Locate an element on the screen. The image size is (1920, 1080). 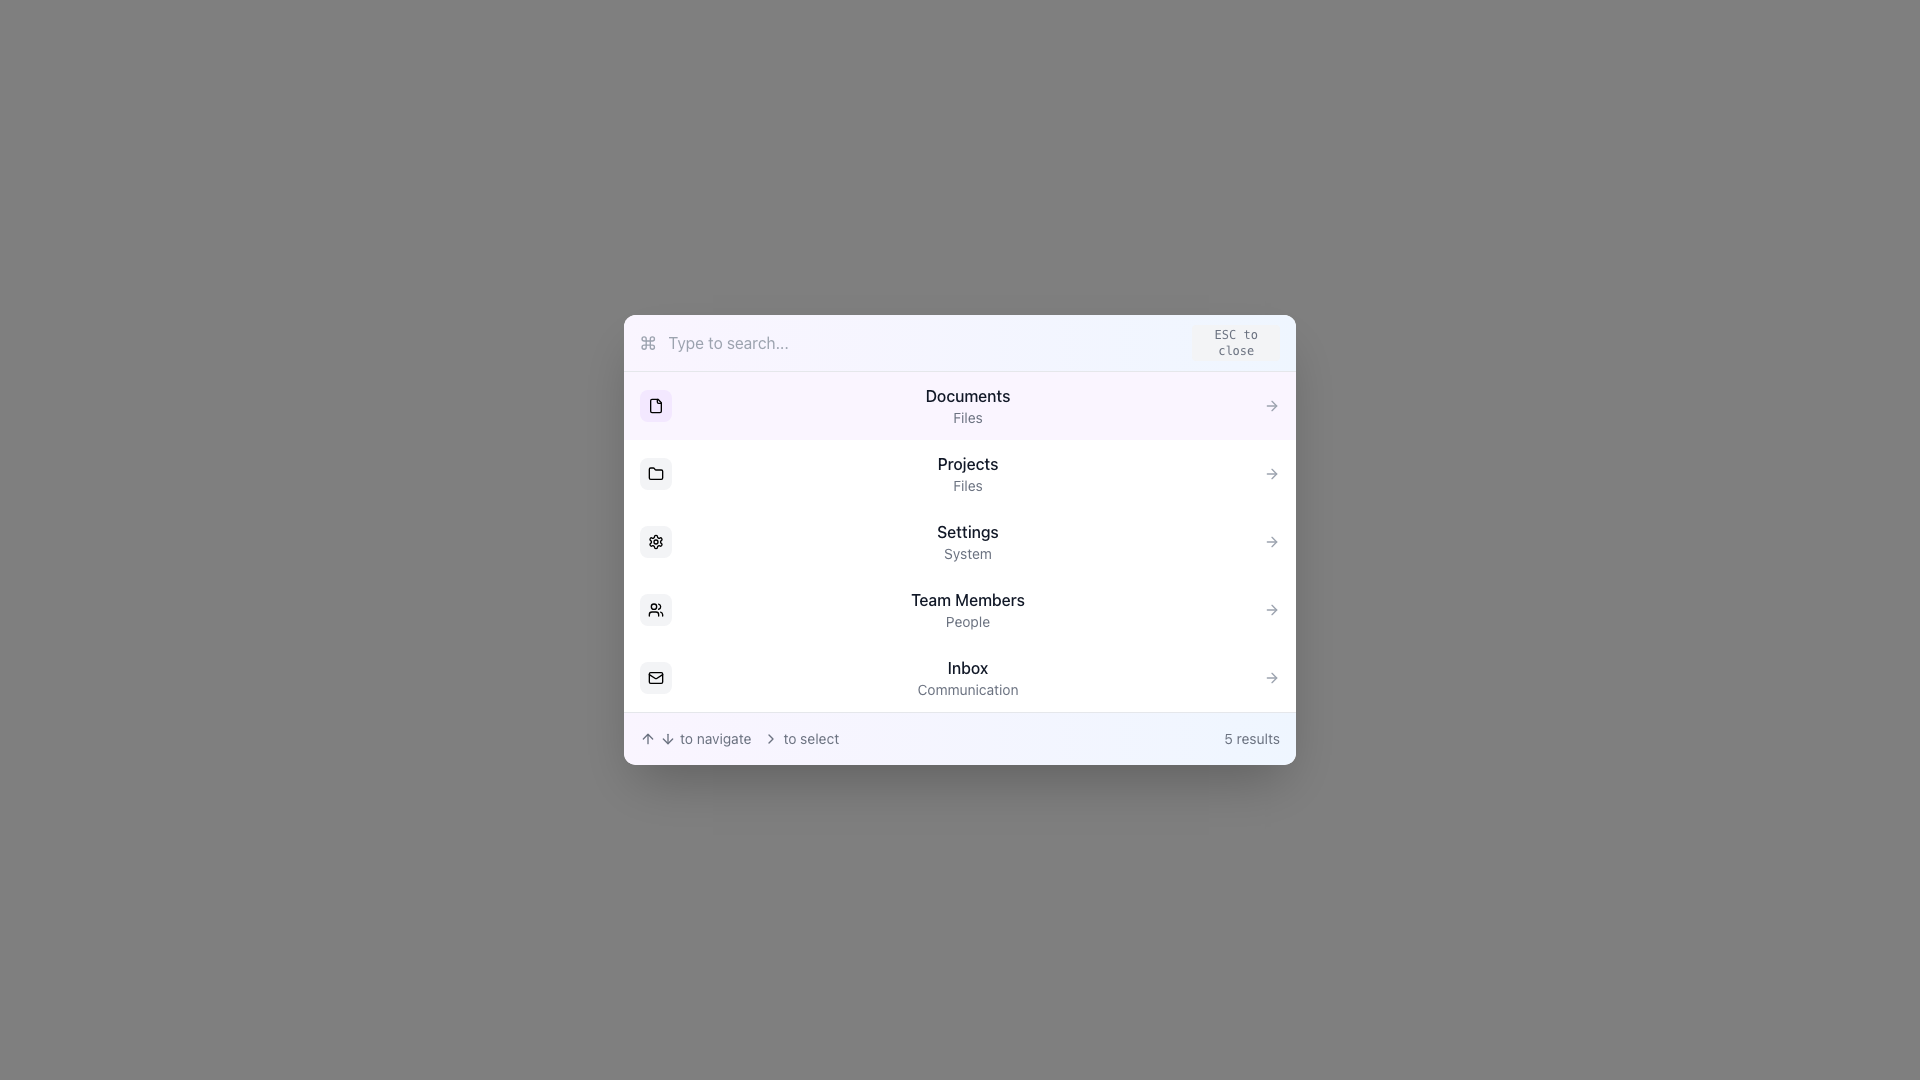
the downward-pointing arrow icon located in the bottom-left section of the panel, adjacent to the text 'to navigate' is located at coordinates (667, 739).